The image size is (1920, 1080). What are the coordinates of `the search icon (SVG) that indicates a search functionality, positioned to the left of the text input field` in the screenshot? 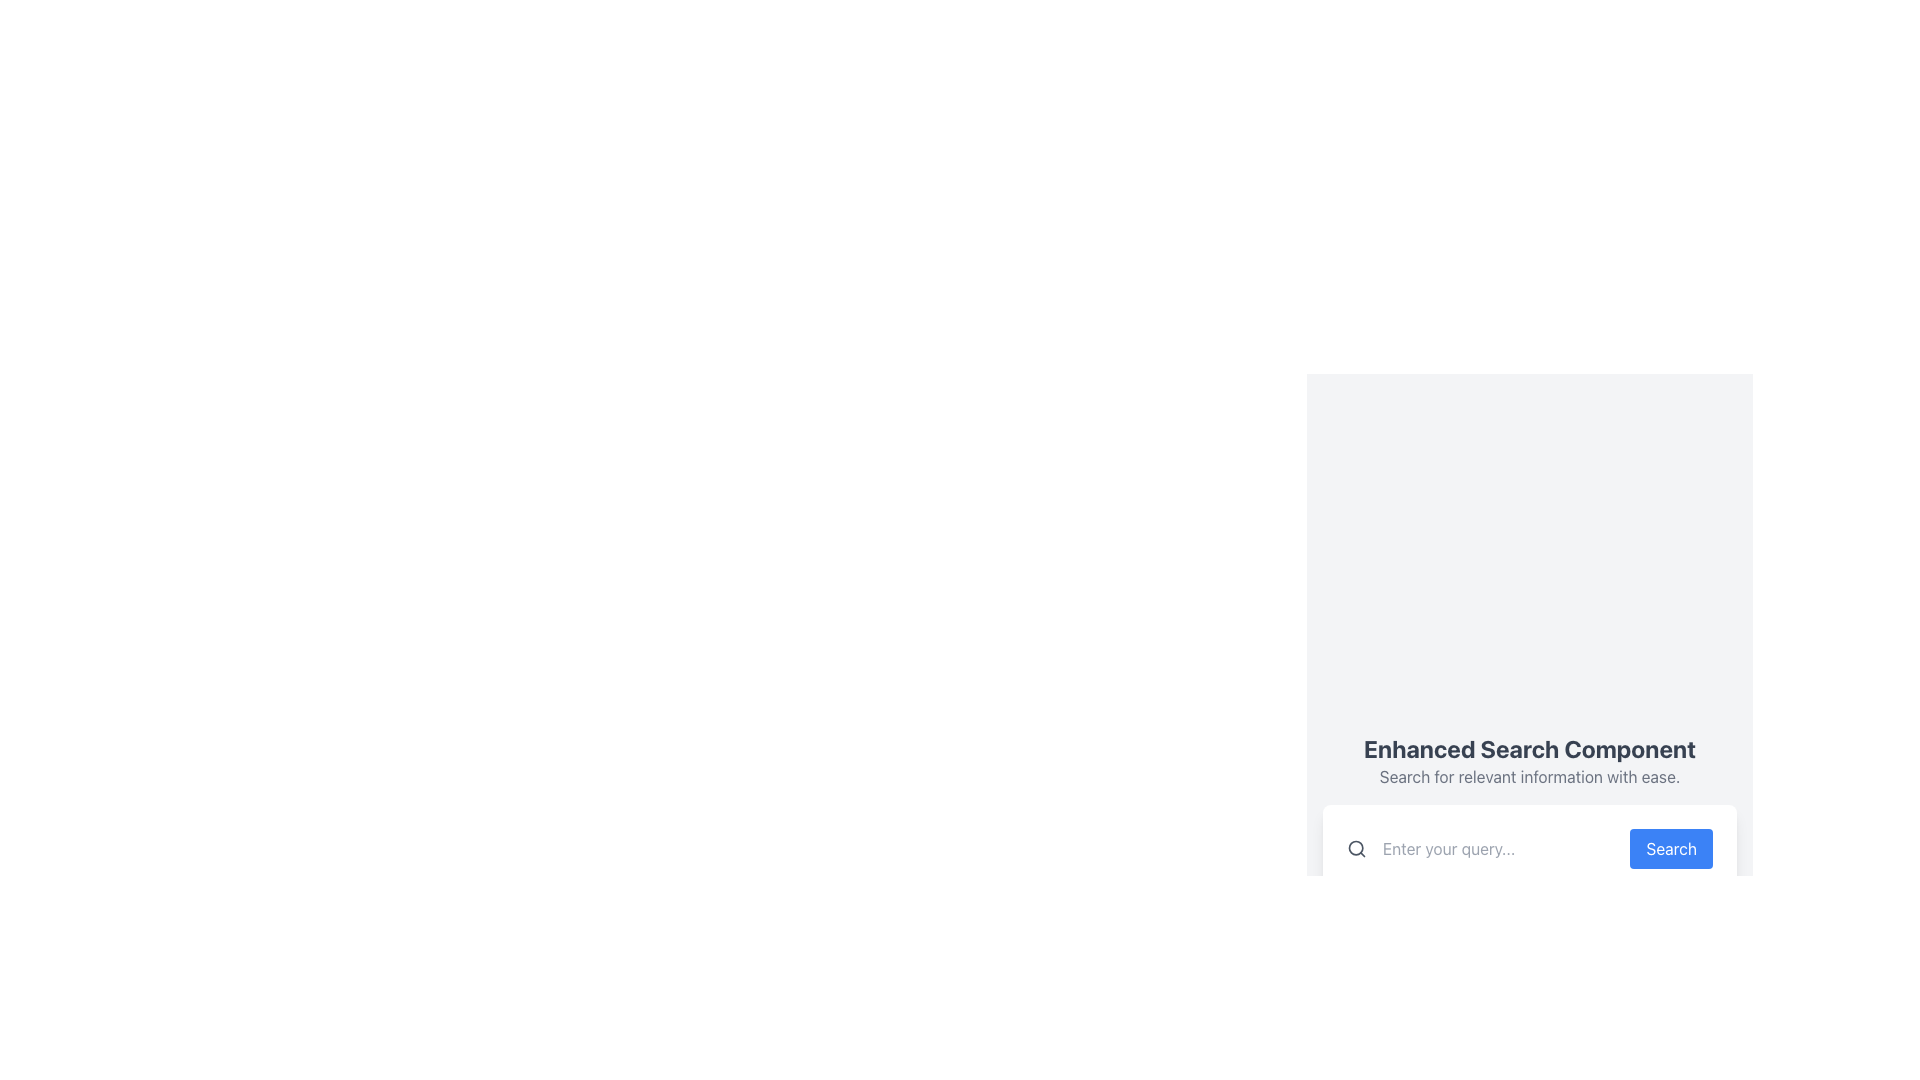 It's located at (1357, 848).